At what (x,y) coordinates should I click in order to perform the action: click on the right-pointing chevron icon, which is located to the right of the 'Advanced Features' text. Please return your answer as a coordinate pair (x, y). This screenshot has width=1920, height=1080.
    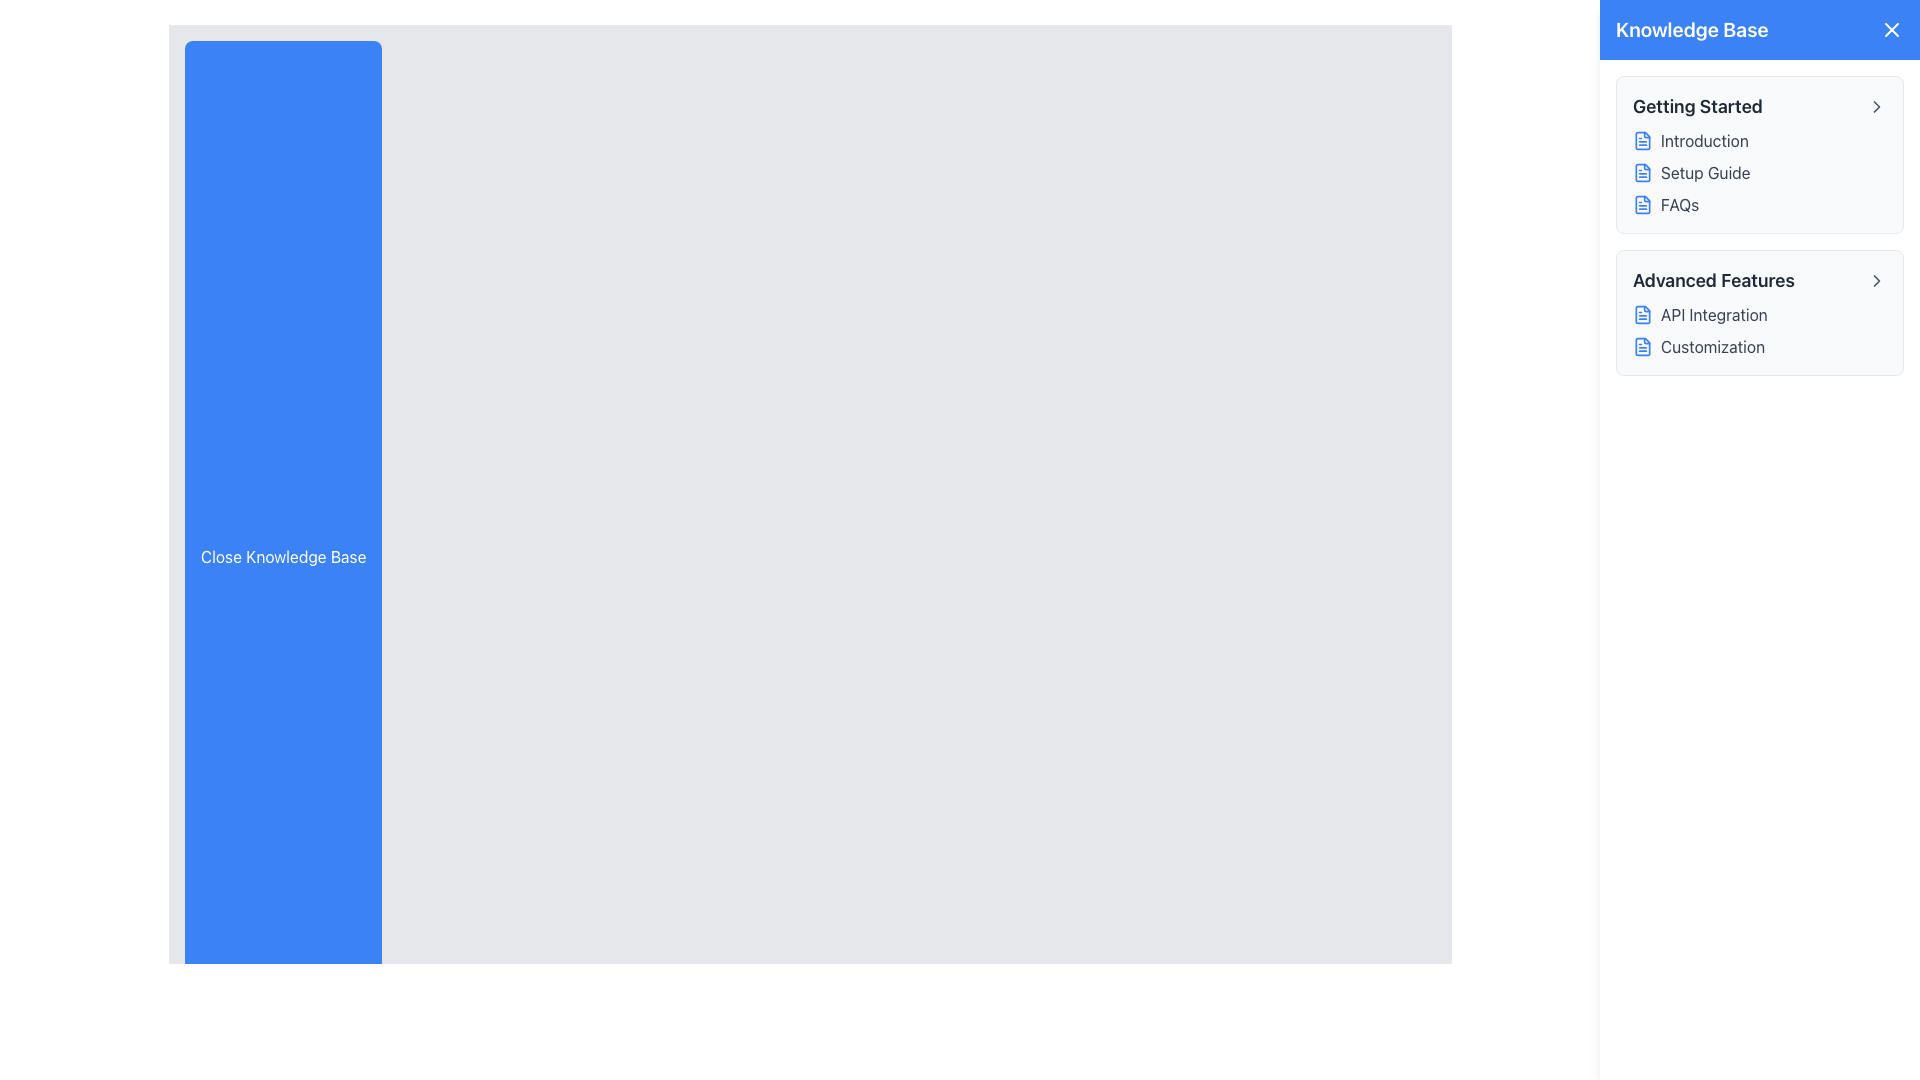
    Looking at the image, I should click on (1875, 281).